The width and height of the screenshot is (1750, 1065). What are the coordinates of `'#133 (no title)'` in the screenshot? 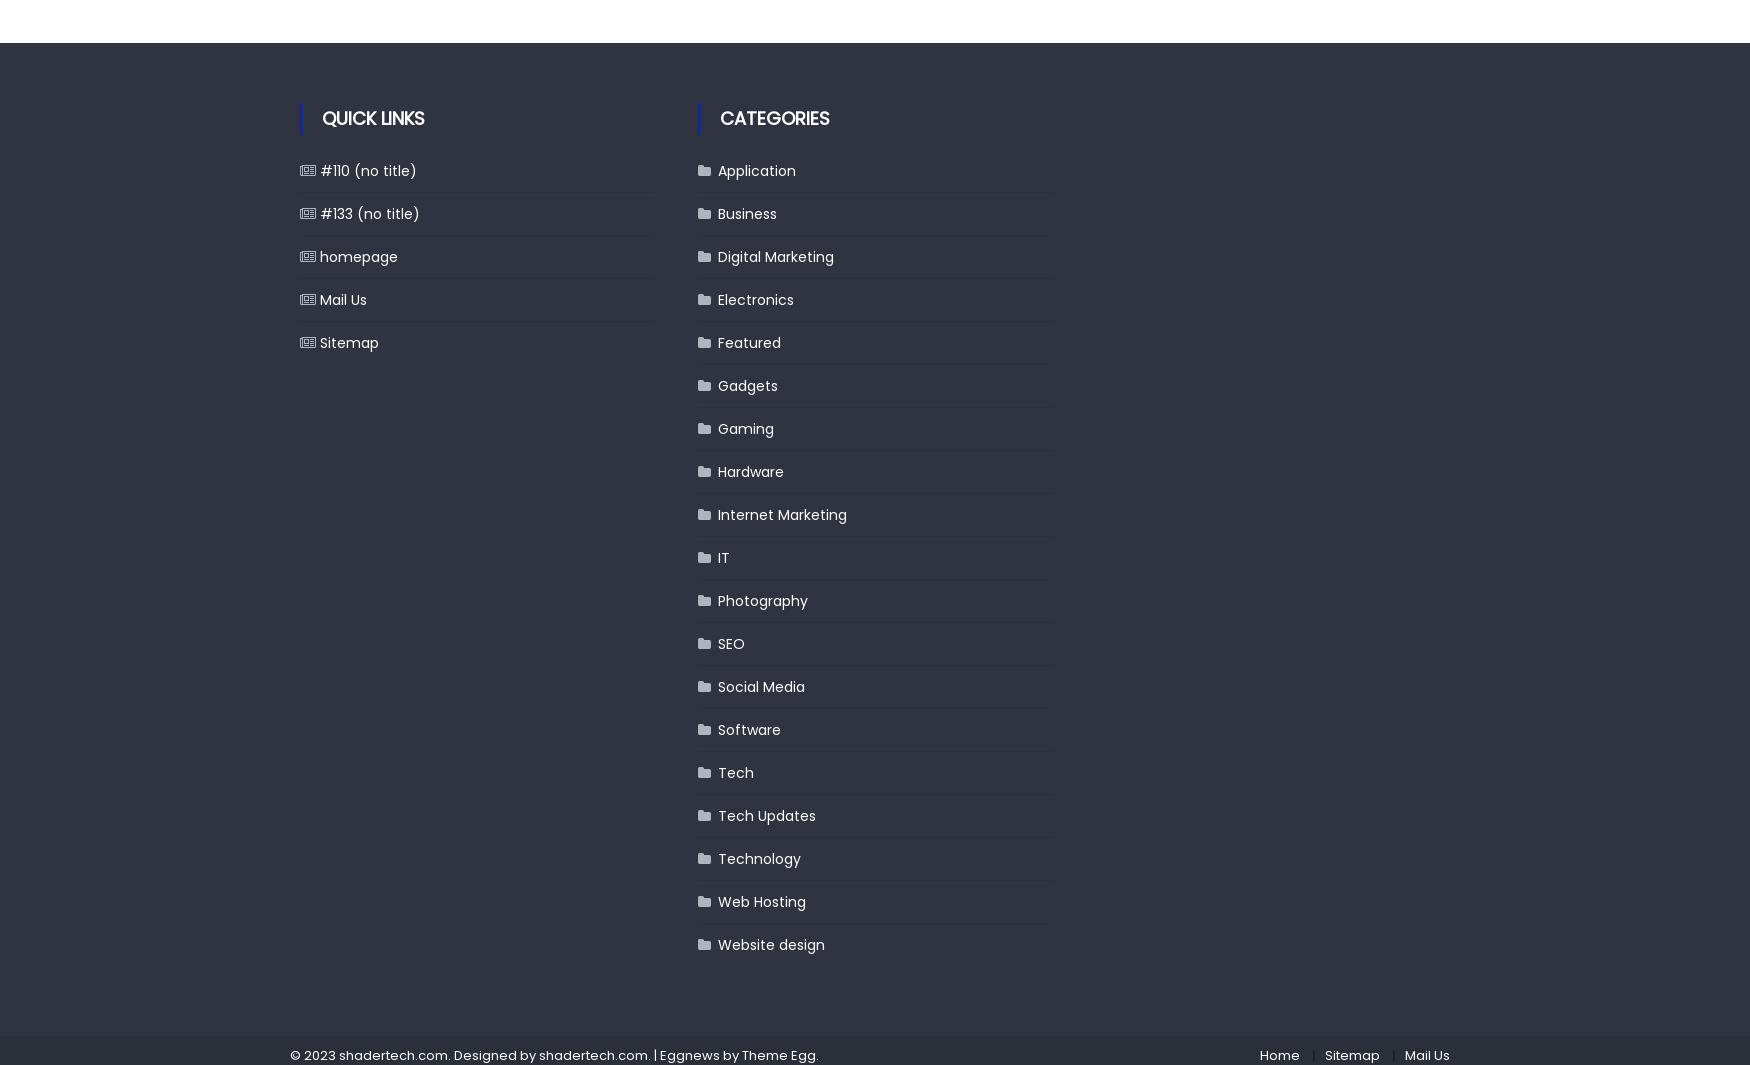 It's located at (369, 212).